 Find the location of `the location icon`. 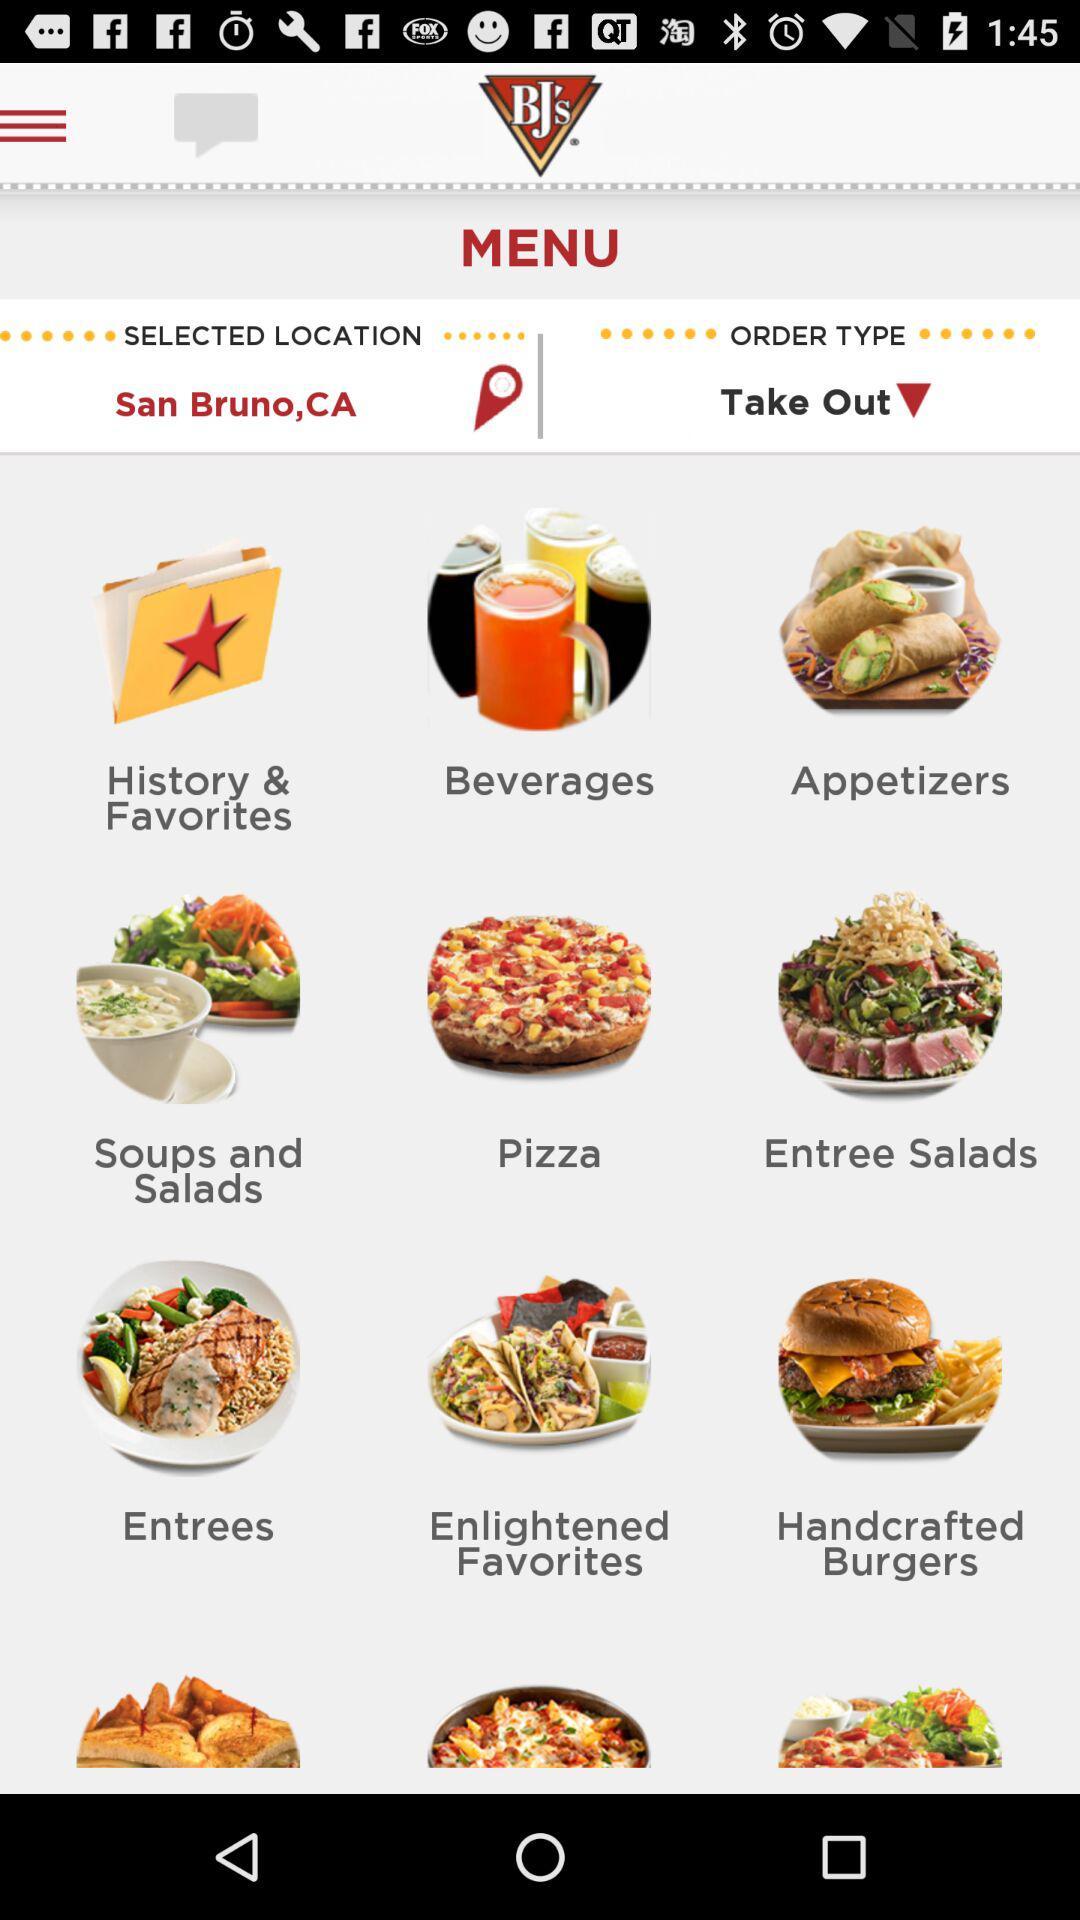

the location icon is located at coordinates (496, 424).